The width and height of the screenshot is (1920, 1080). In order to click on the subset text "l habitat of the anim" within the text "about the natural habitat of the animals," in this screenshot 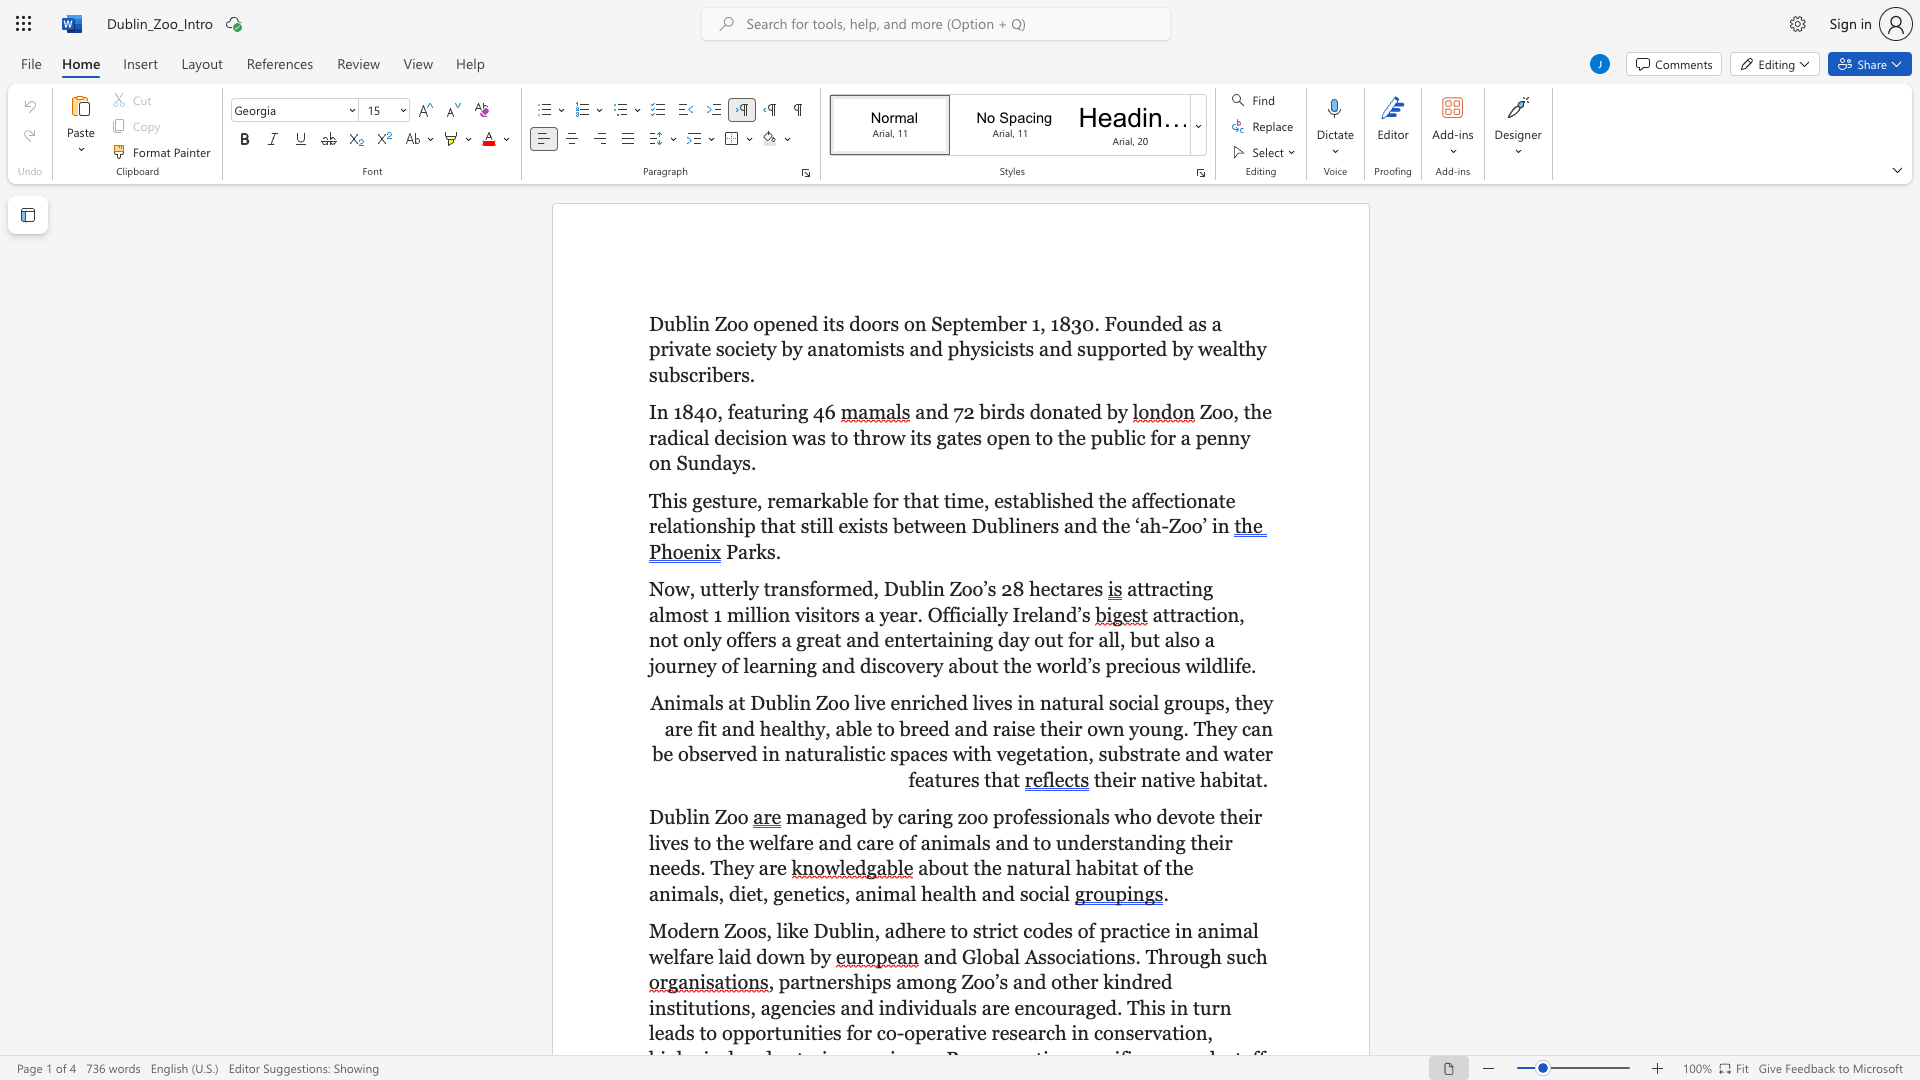, I will do `click(1064, 867)`.